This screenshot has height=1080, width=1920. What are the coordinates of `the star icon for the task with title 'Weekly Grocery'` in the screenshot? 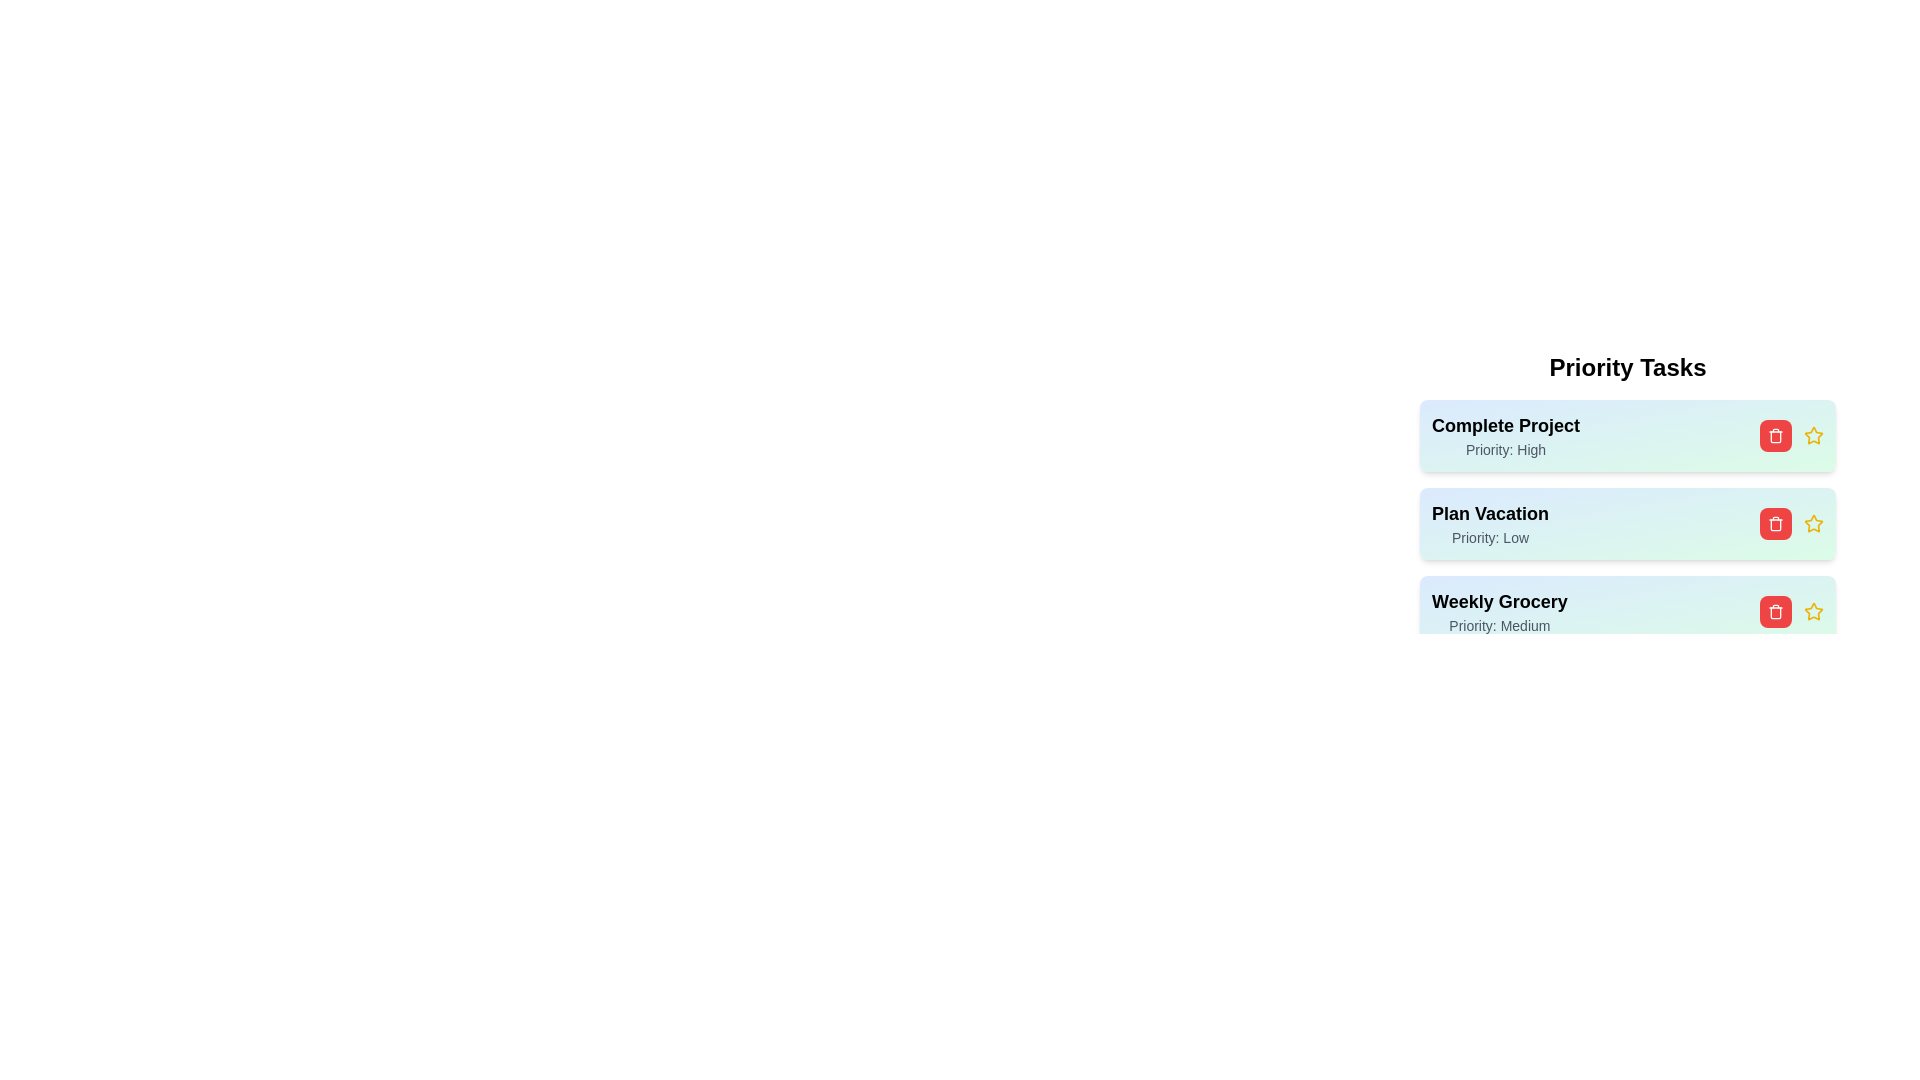 It's located at (1814, 611).